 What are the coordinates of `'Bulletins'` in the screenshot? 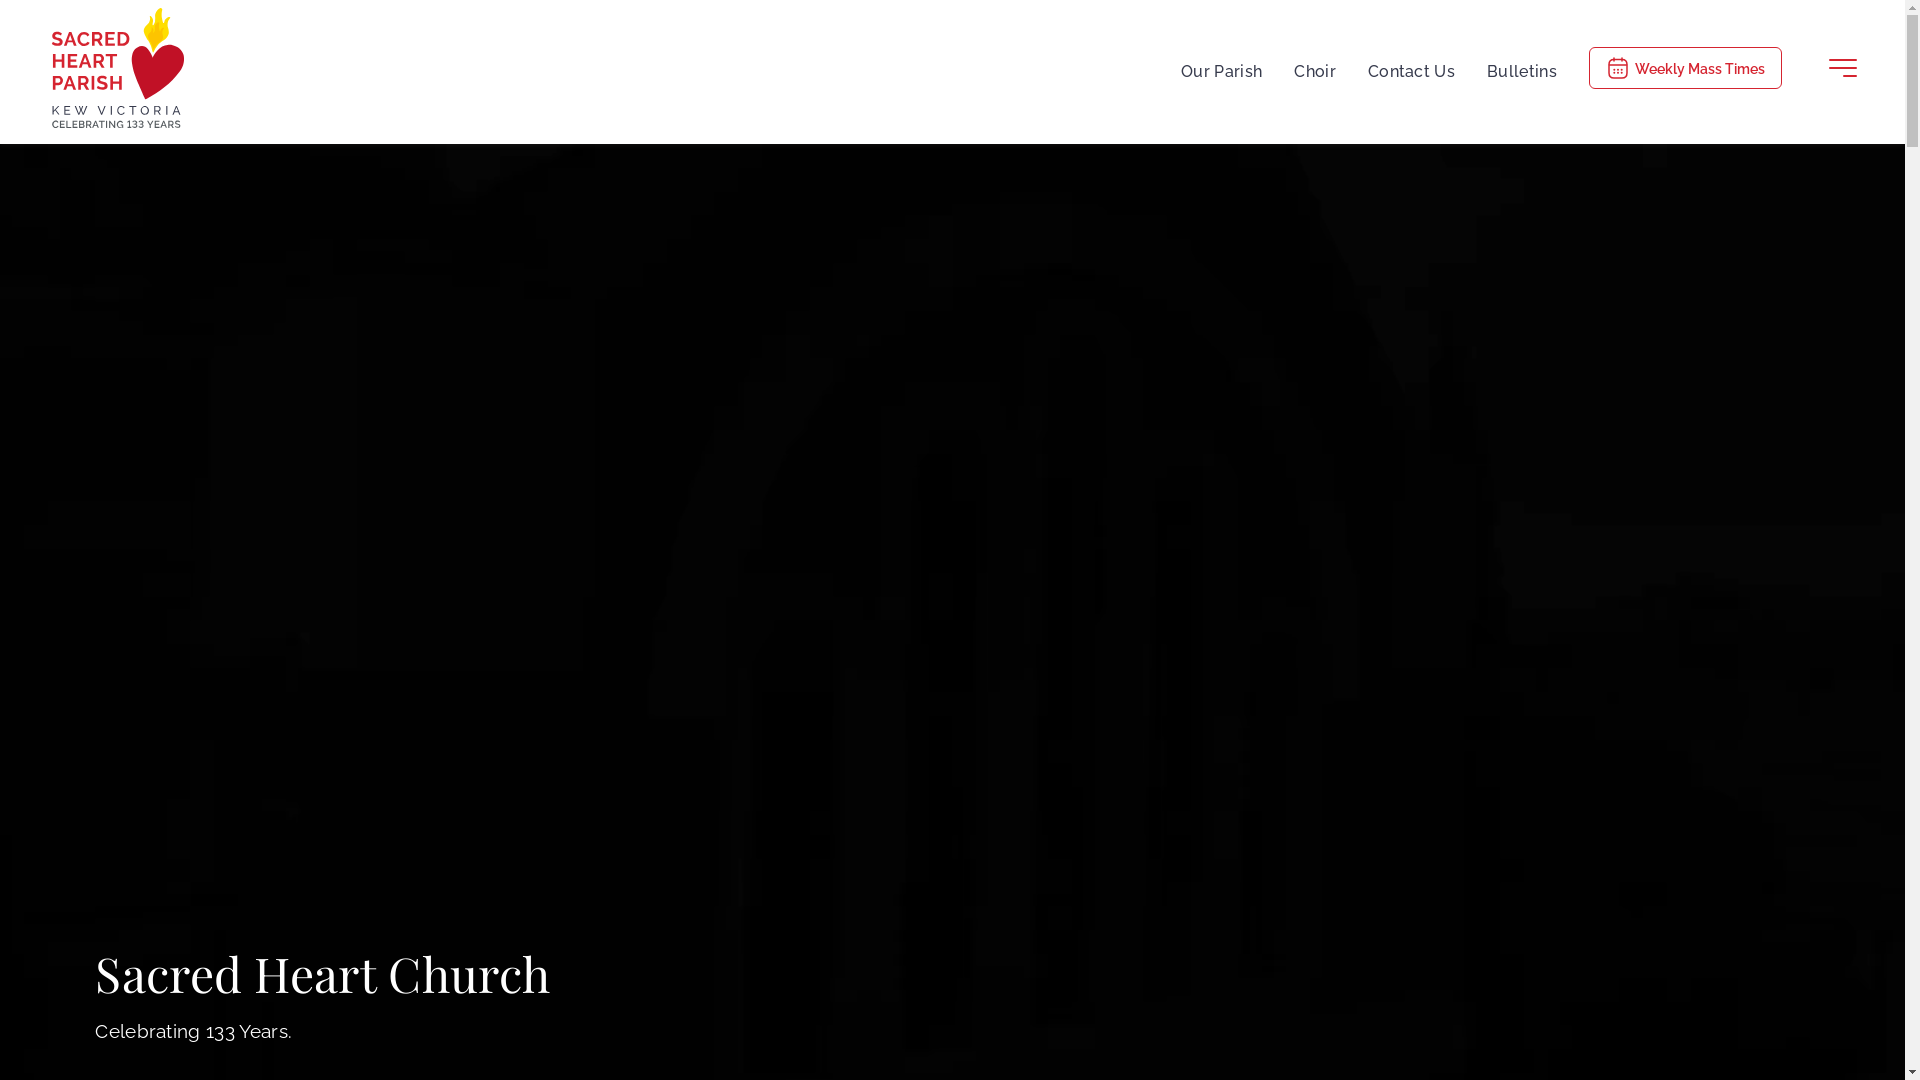 It's located at (1520, 67).